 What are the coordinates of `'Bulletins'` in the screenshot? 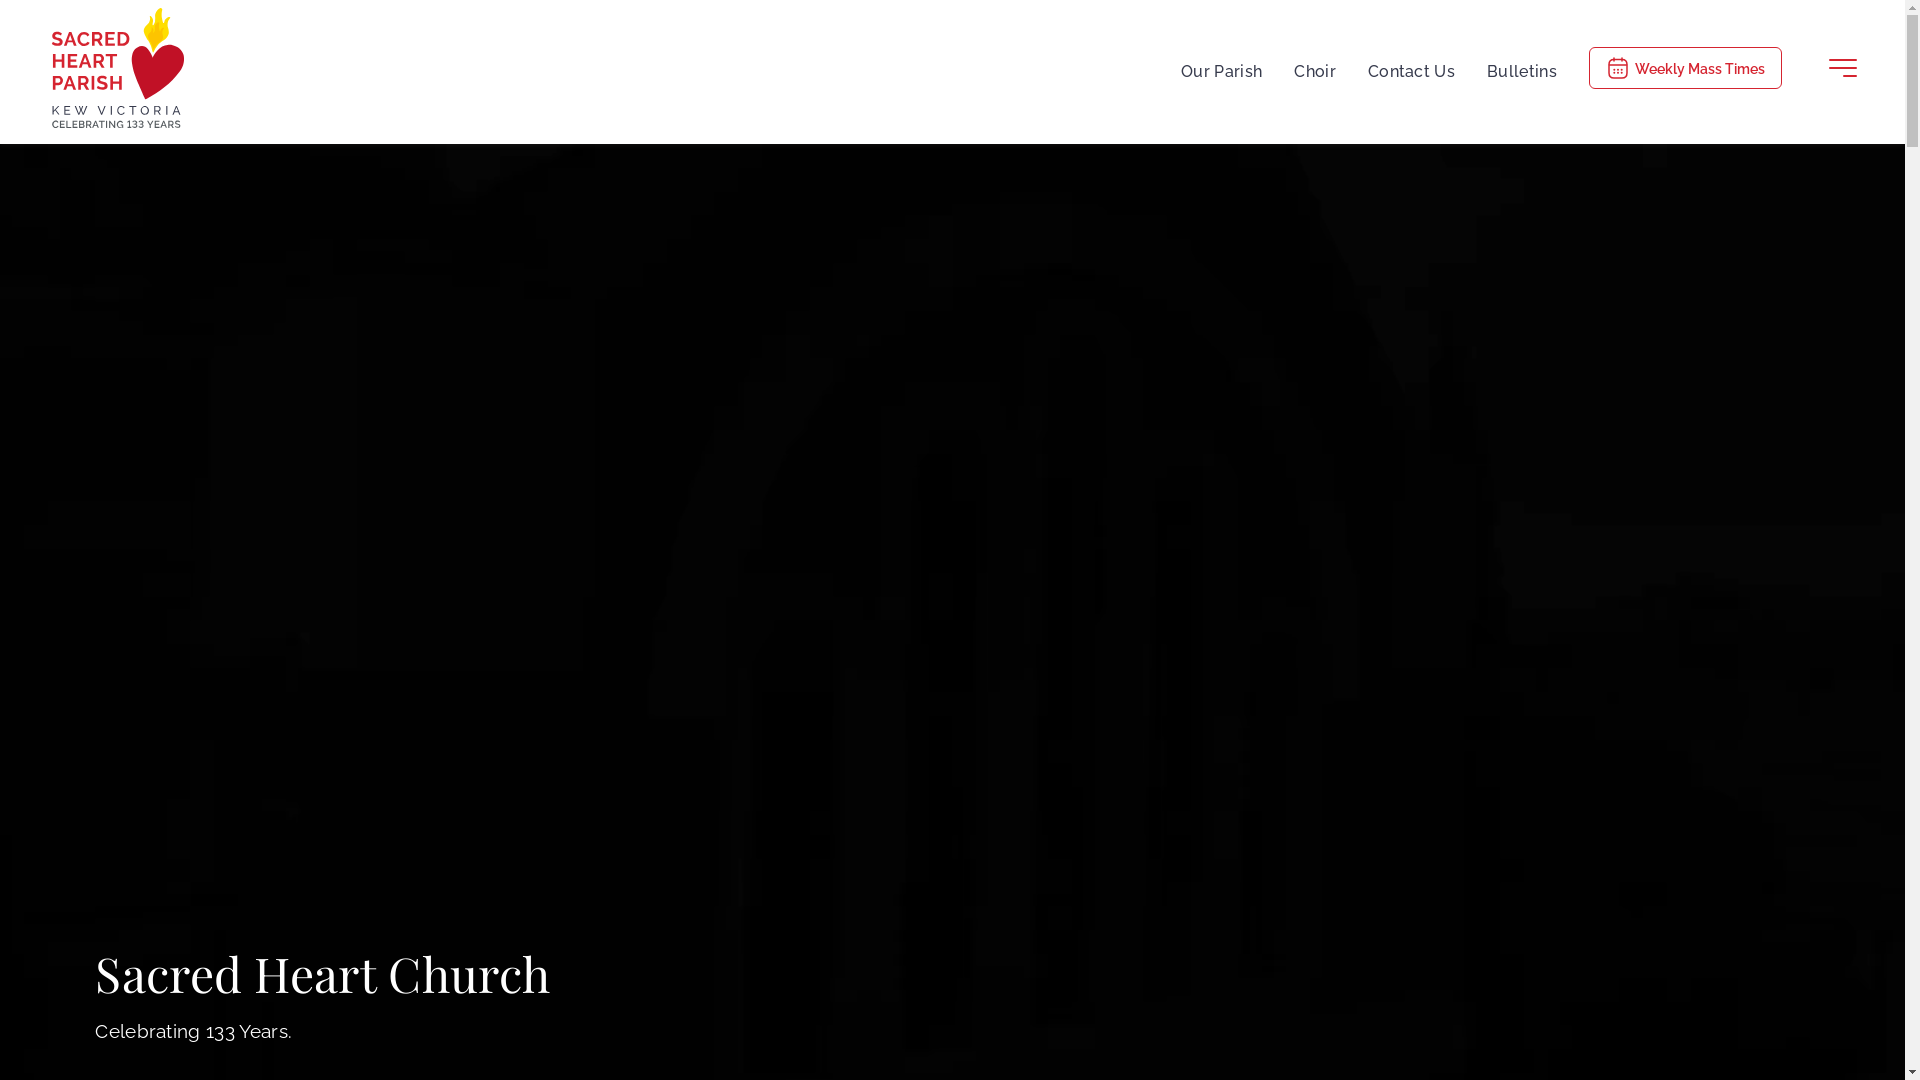 It's located at (1520, 67).